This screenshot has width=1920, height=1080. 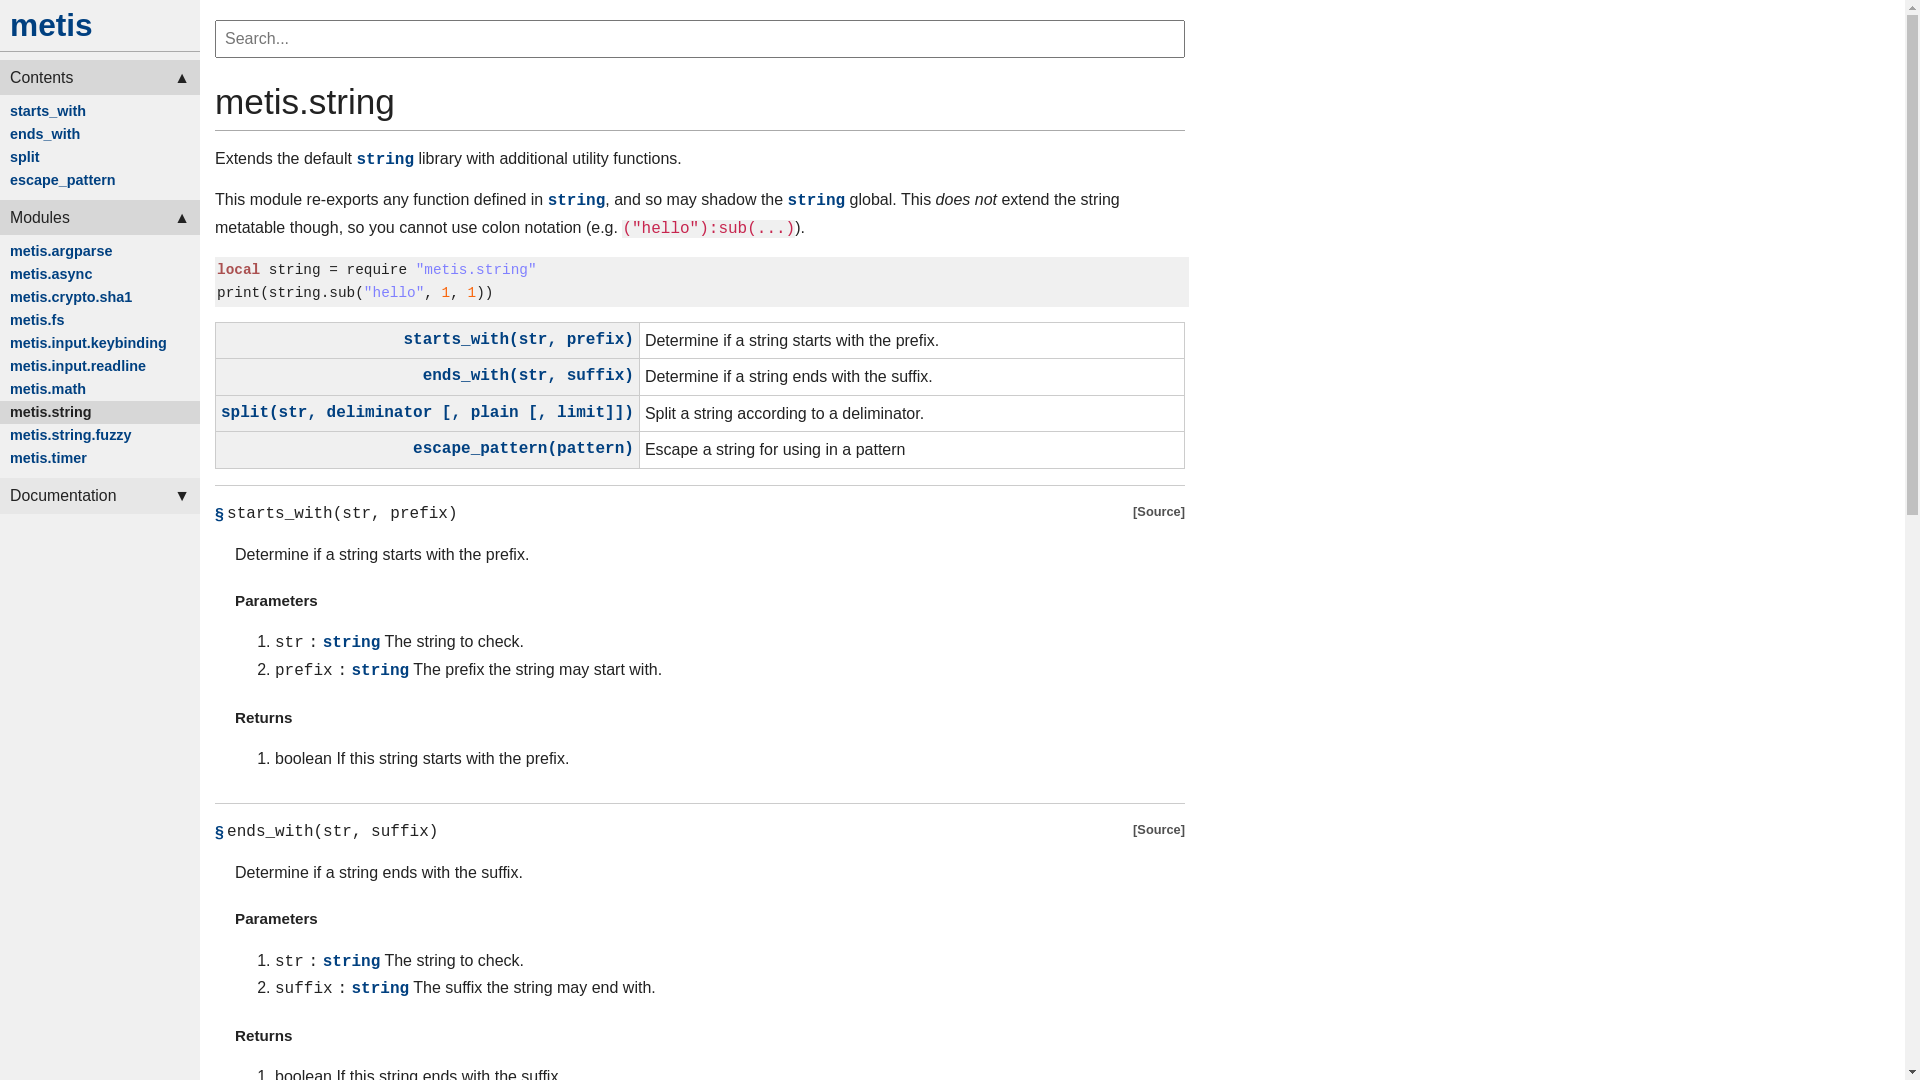 What do you see at coordinates (99, 134) in the screenshot?
I see `'ends_with'` at bounding box center [99, 134].